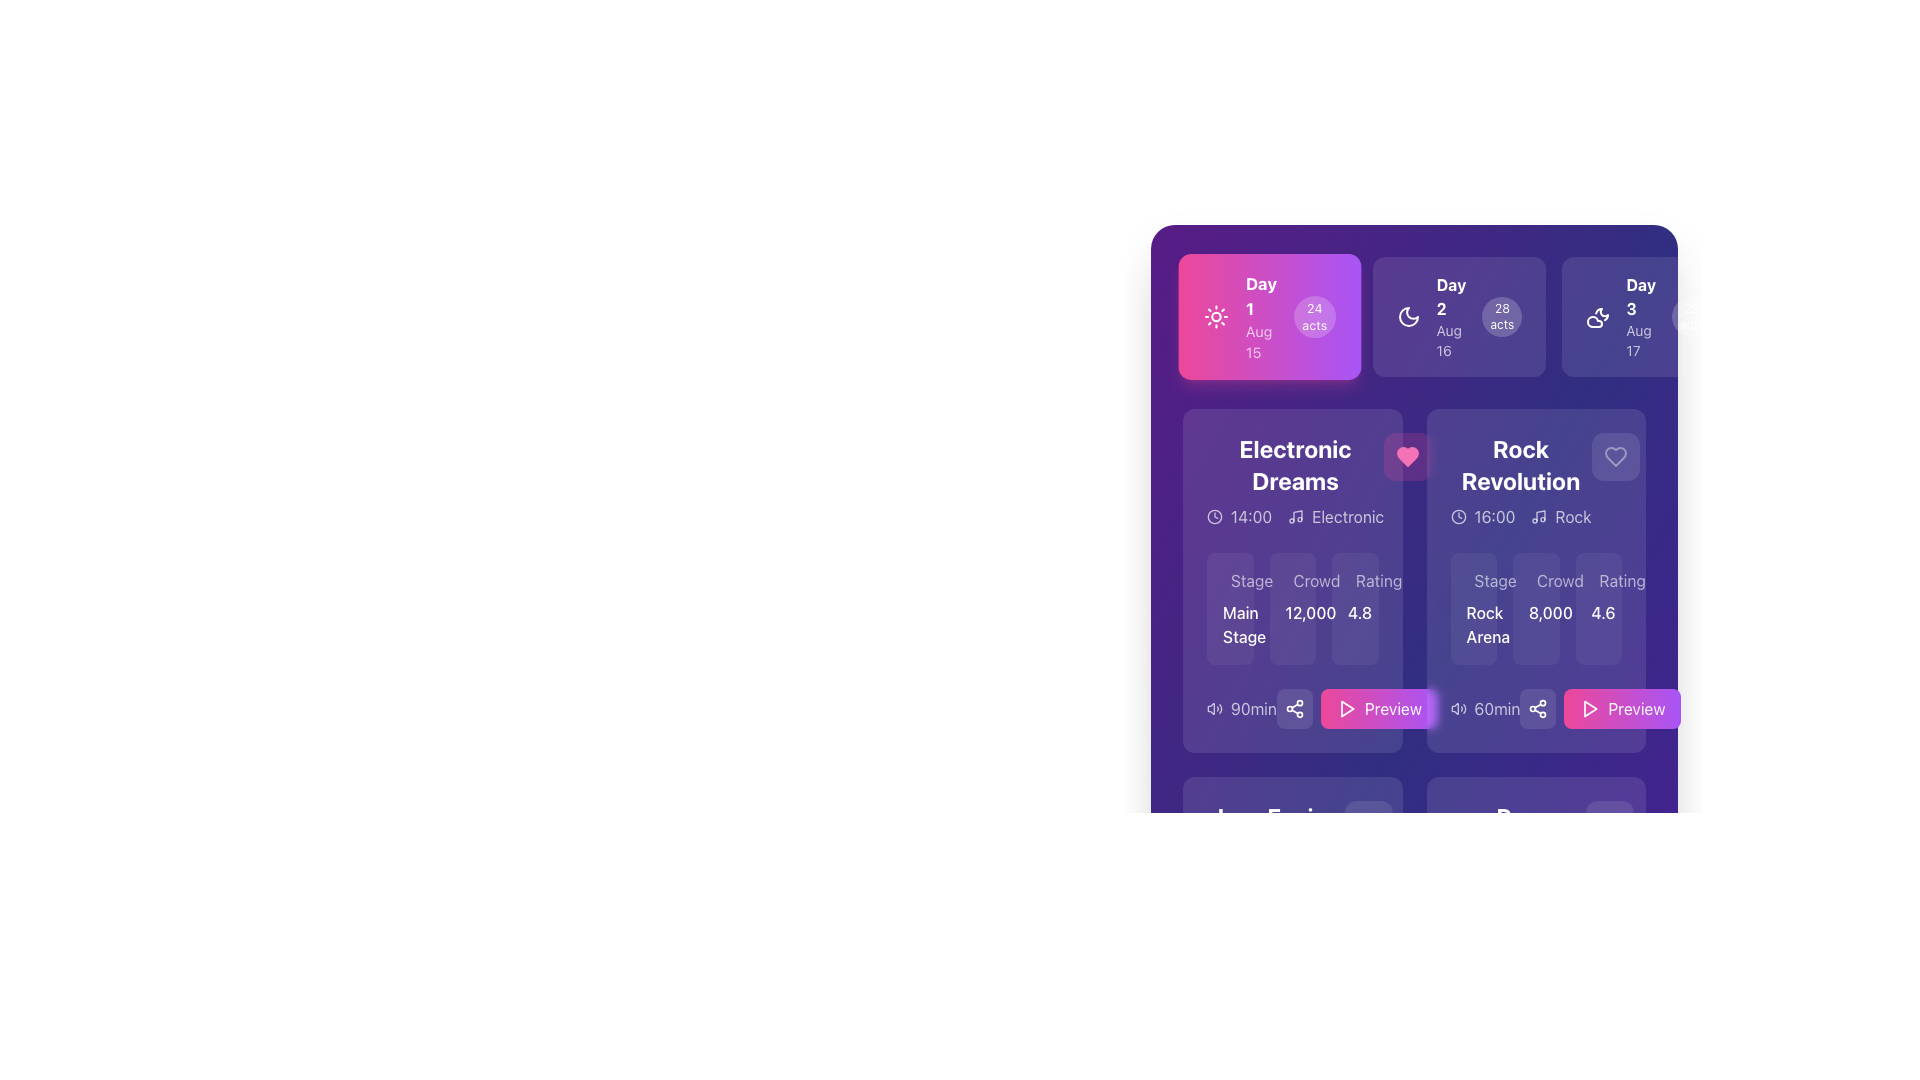  What do you see at coordinates (1572, 515) in the screenshot?
I see `the 'Rock' label, which is styled in white font against a purple background and located in the 'Rock Revolution' section, near a music note icon` at bounding box center [1572, 515].